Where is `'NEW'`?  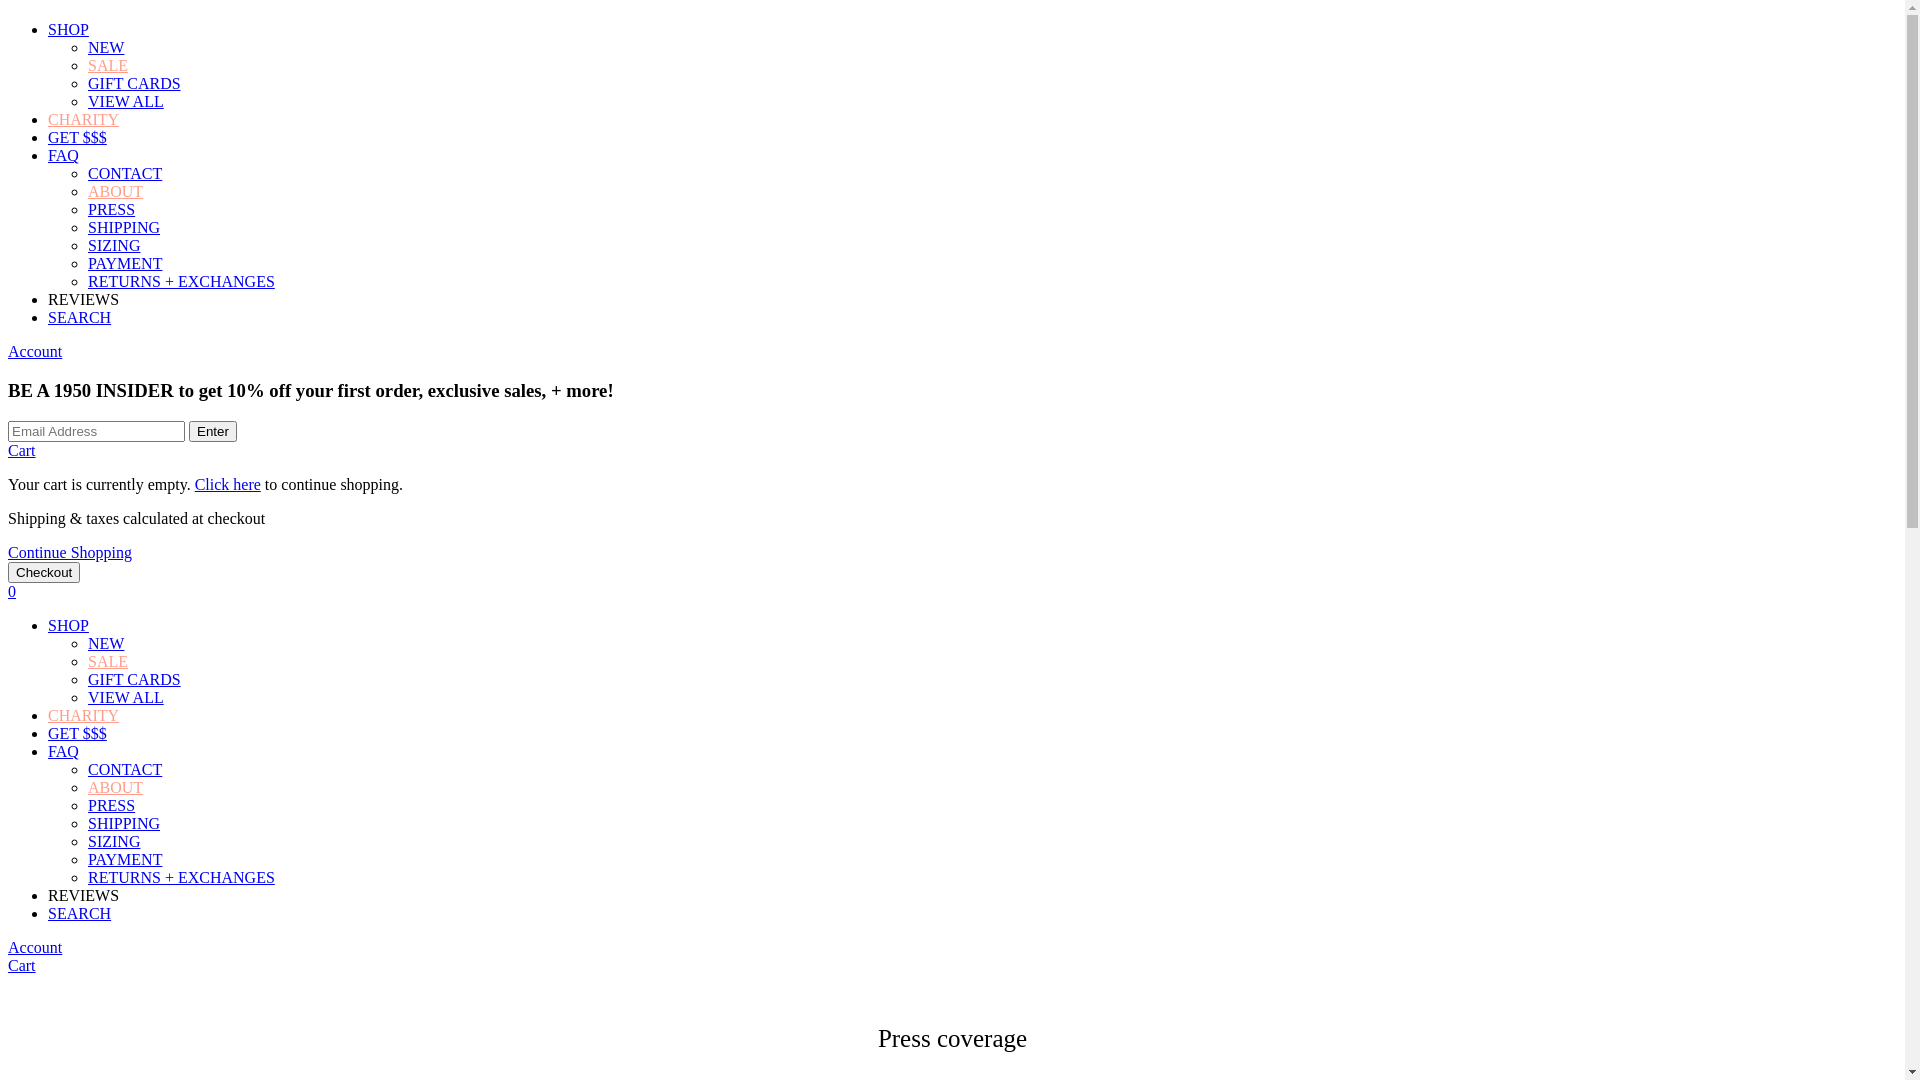
'NEW' is located at coordinates (104, 46).